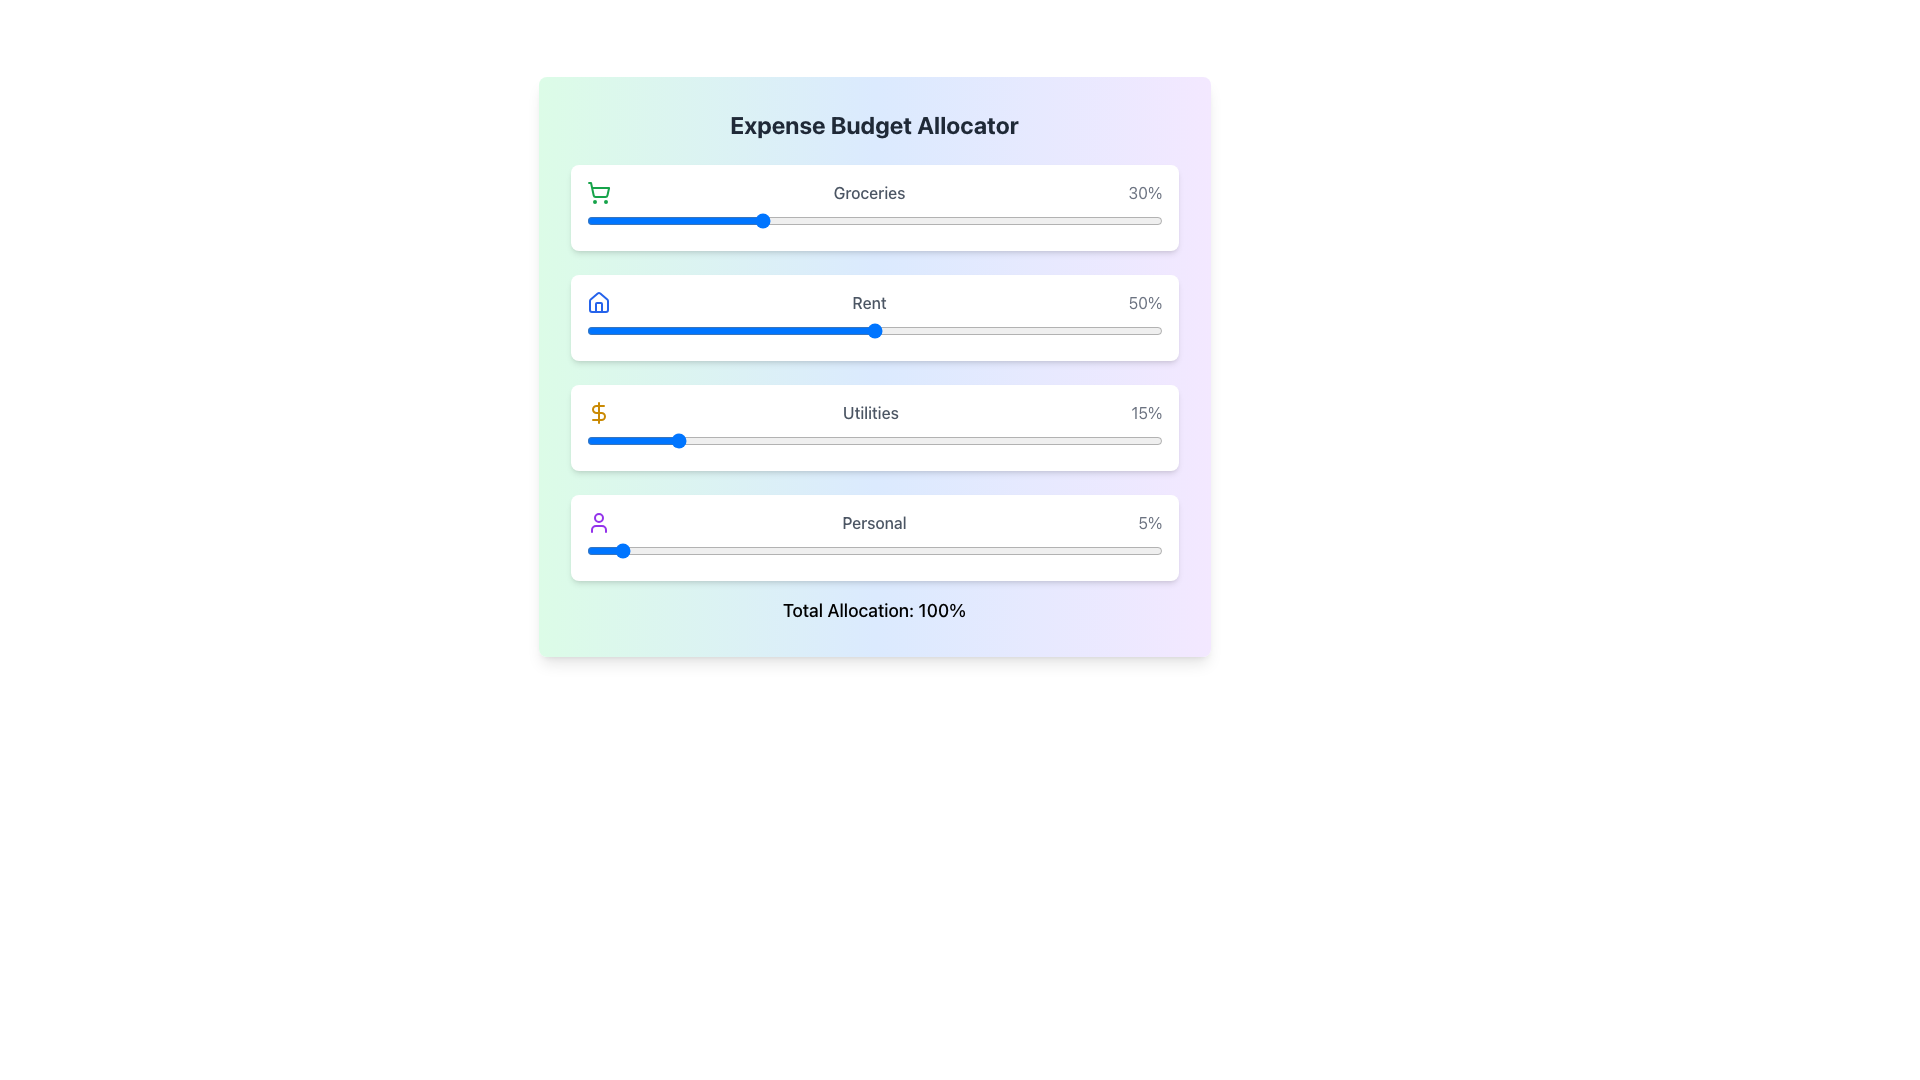 Image resolution: width=1920 pixels, height=1080 pixels. What do you see at coordinates (885, 439) in the screenshot?
I see `utilities allocation` at bounding box center [885, 439].